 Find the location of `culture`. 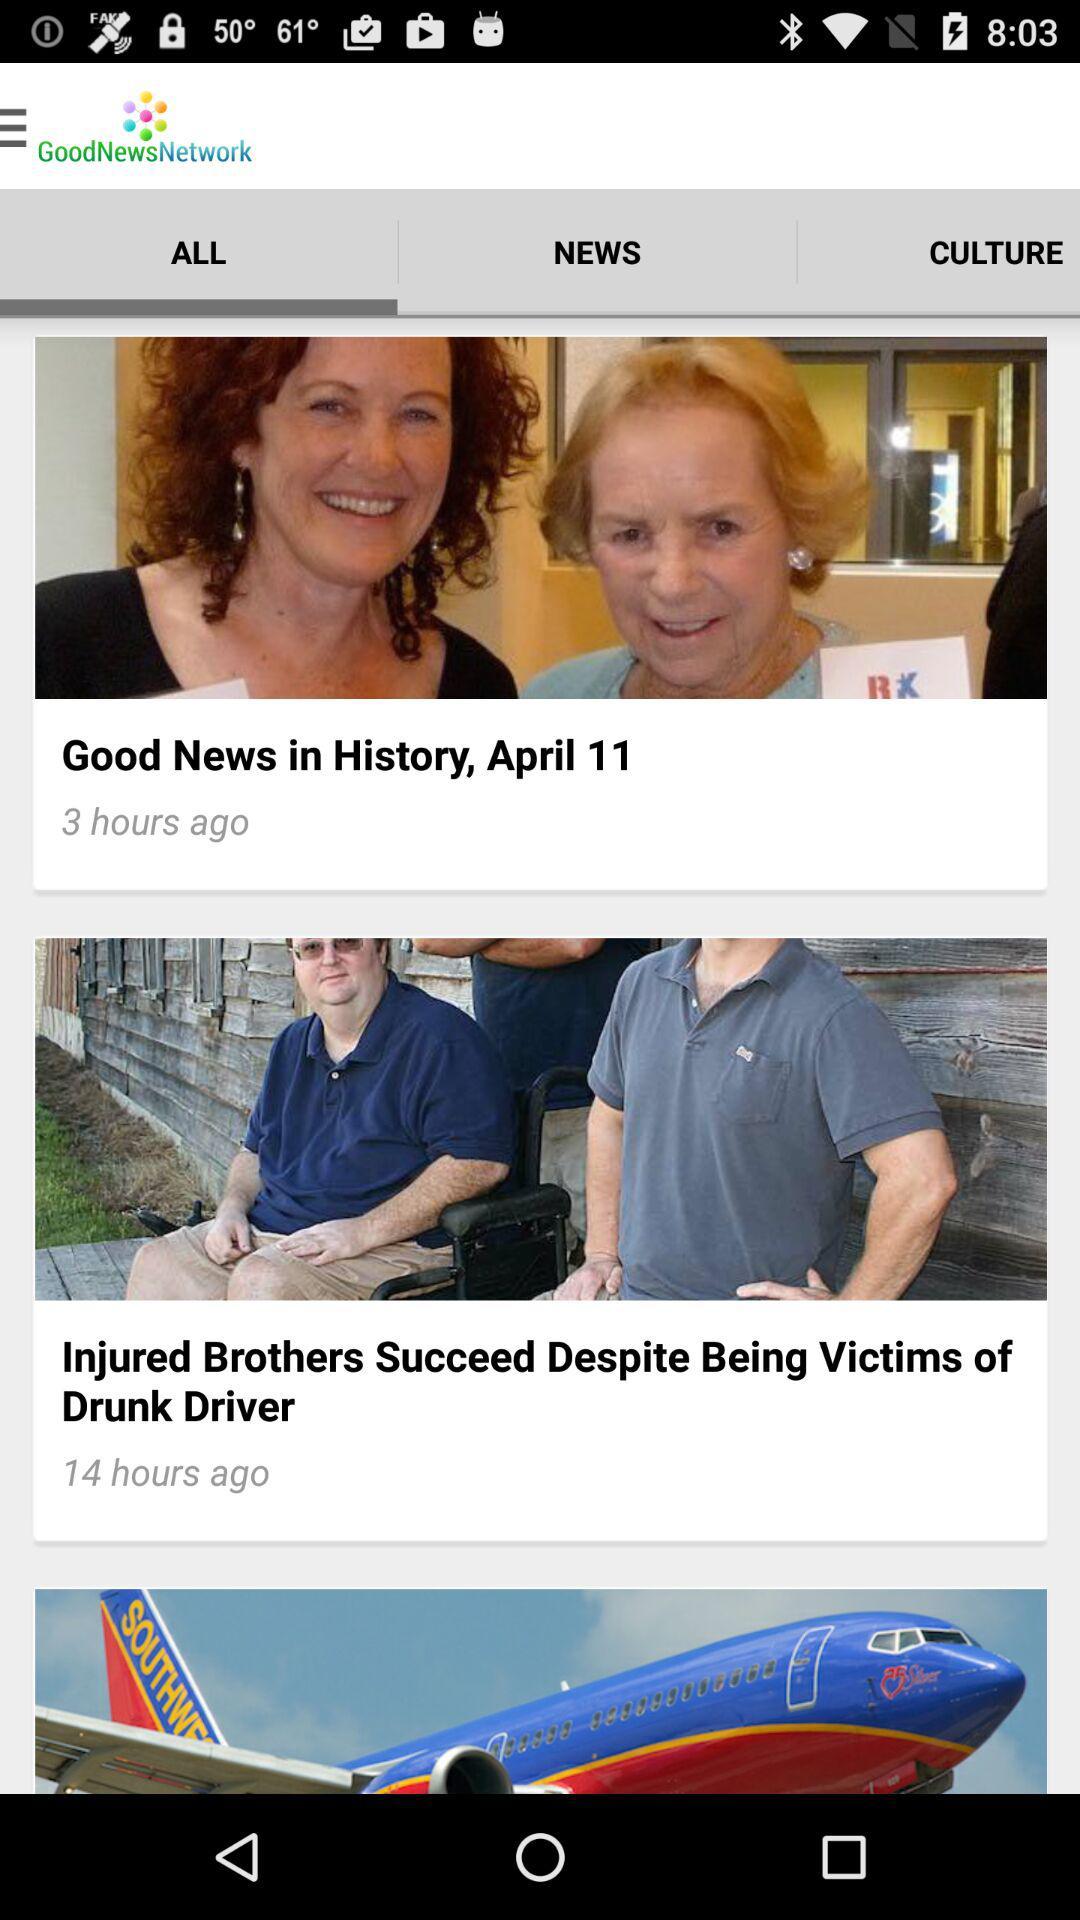

culture is located at coordinates (938, 251).